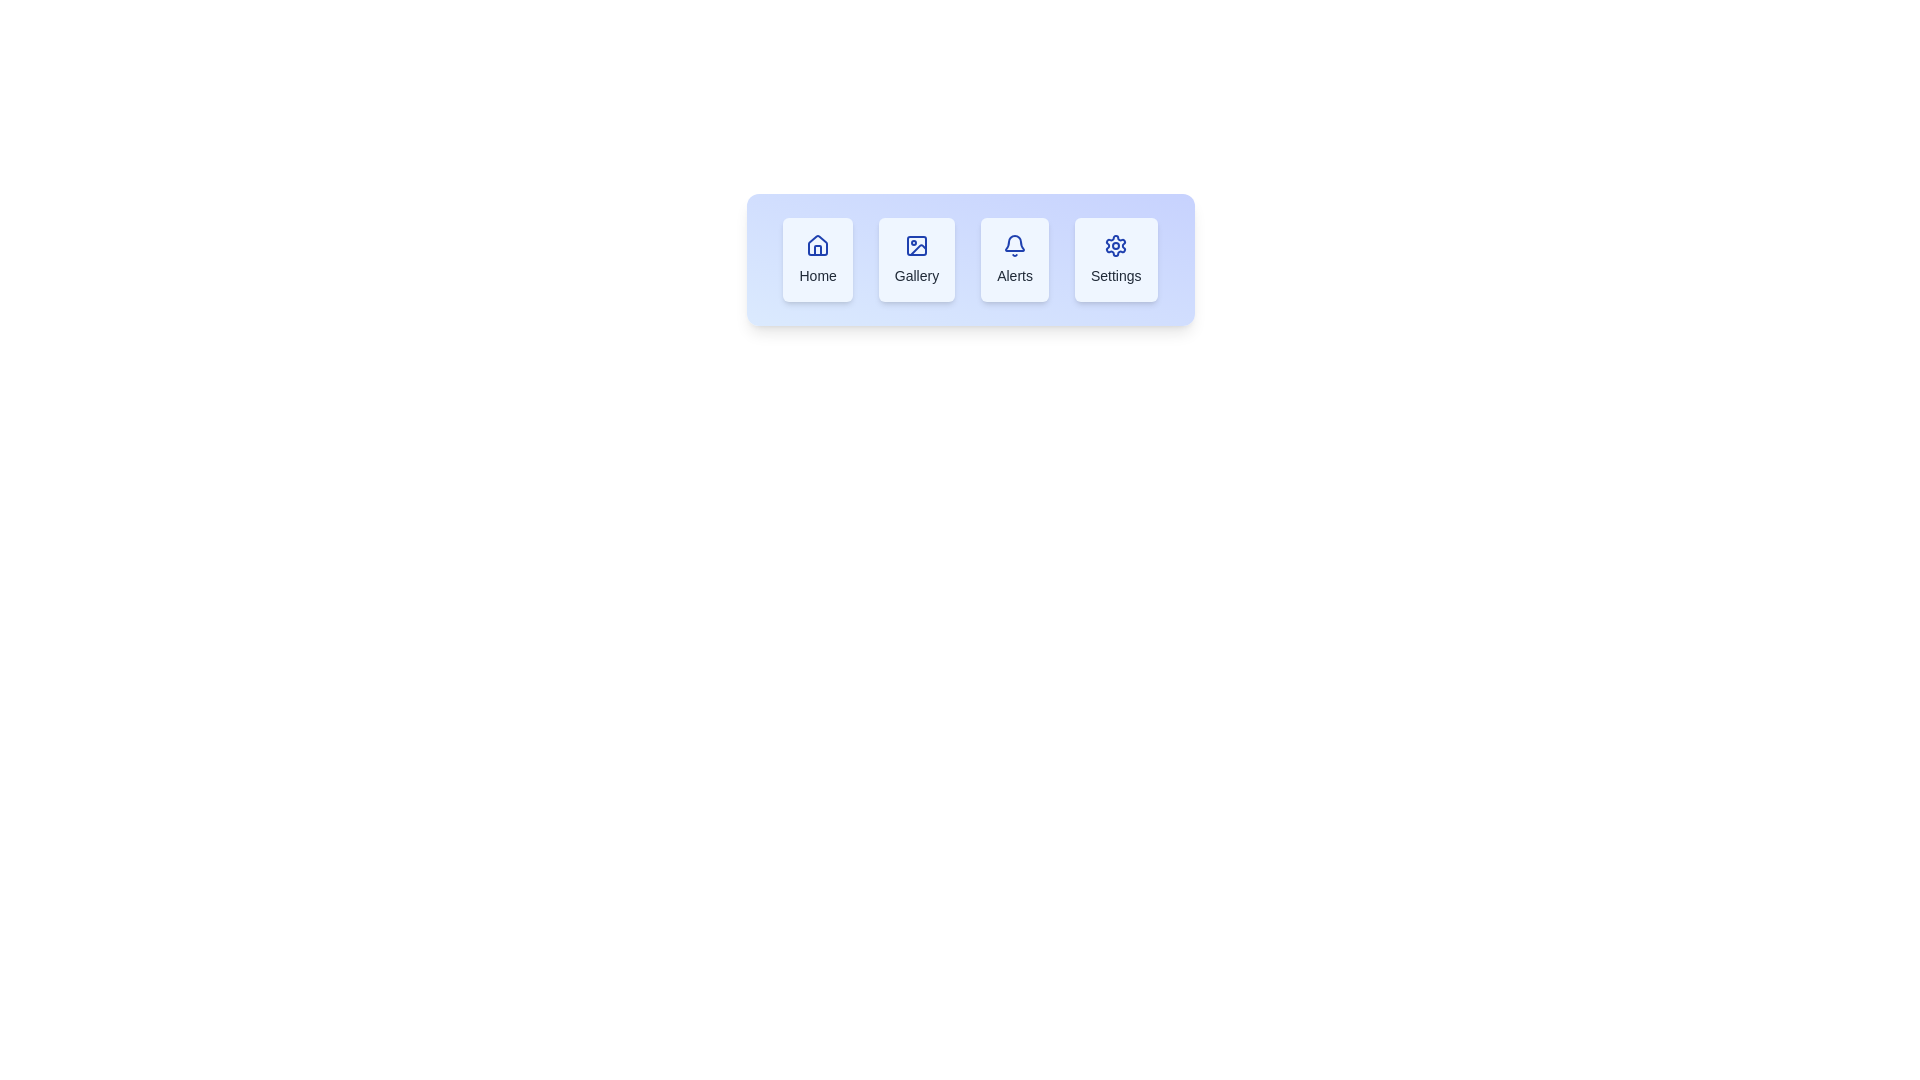 The width and height of the screenshot is (1920, 1080). Describe the element at coordinates (1115, 245) in the screenshot. I see `the blue gear-shaped icon within the 'Settings' option in the horizontal menu bar` at that location.